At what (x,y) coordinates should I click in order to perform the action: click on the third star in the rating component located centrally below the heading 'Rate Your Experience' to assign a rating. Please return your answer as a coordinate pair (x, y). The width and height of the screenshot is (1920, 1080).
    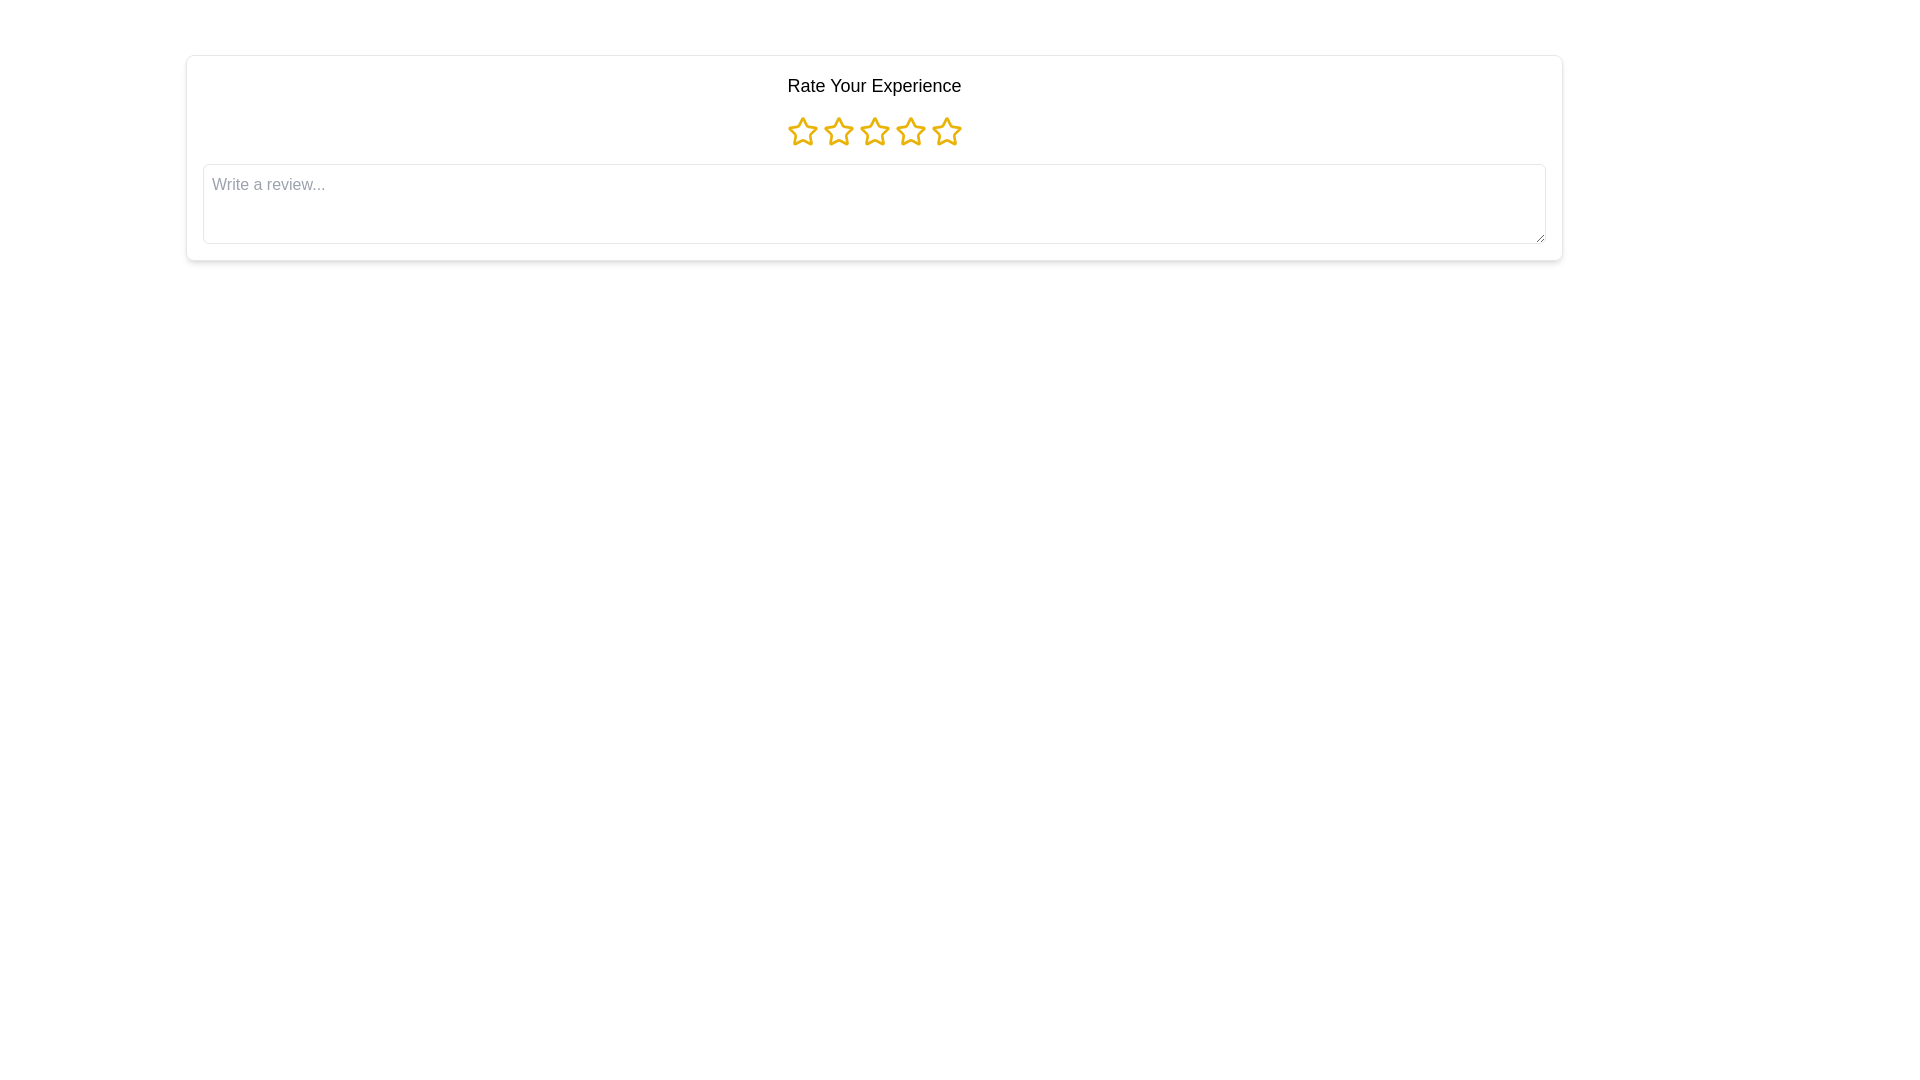
    Looking at the image, I should click on (874, 131).